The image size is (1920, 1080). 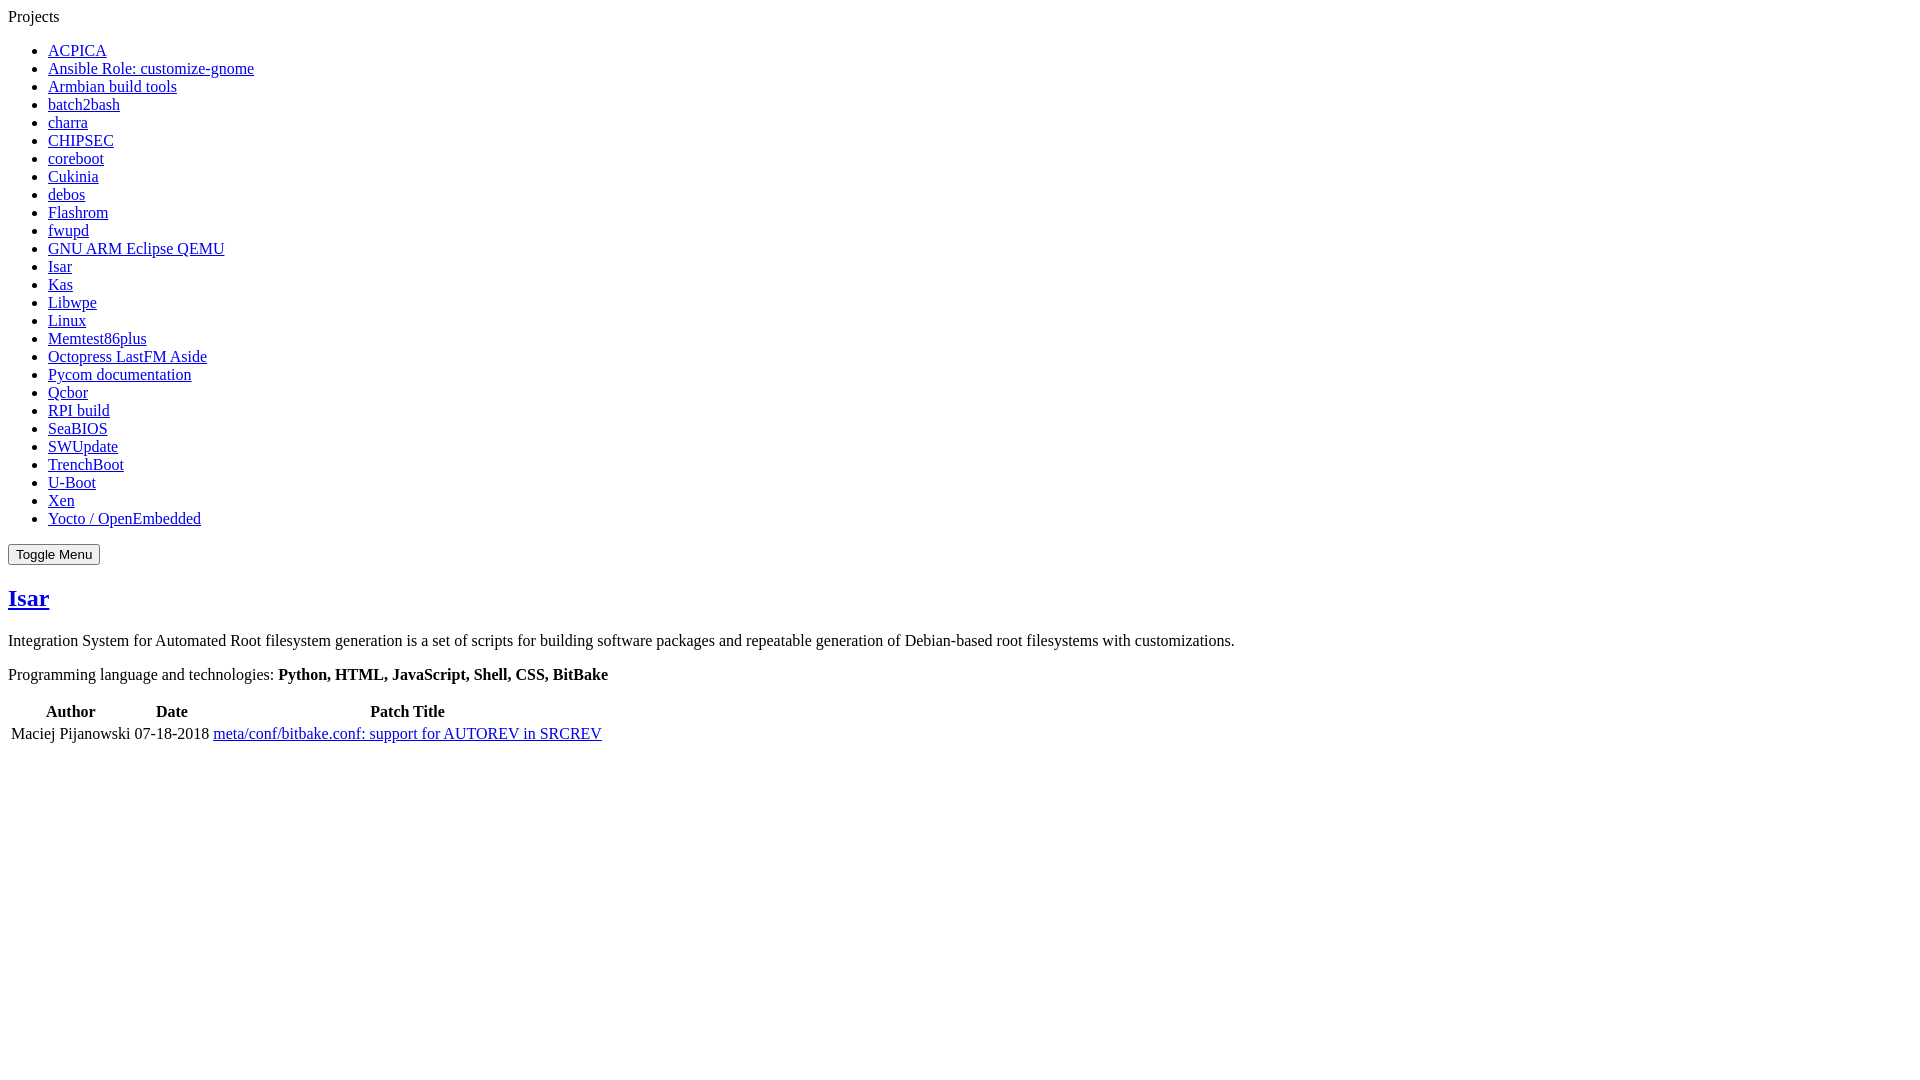 I want to click on 'Armbian build tools', so click(x=48, y=85).